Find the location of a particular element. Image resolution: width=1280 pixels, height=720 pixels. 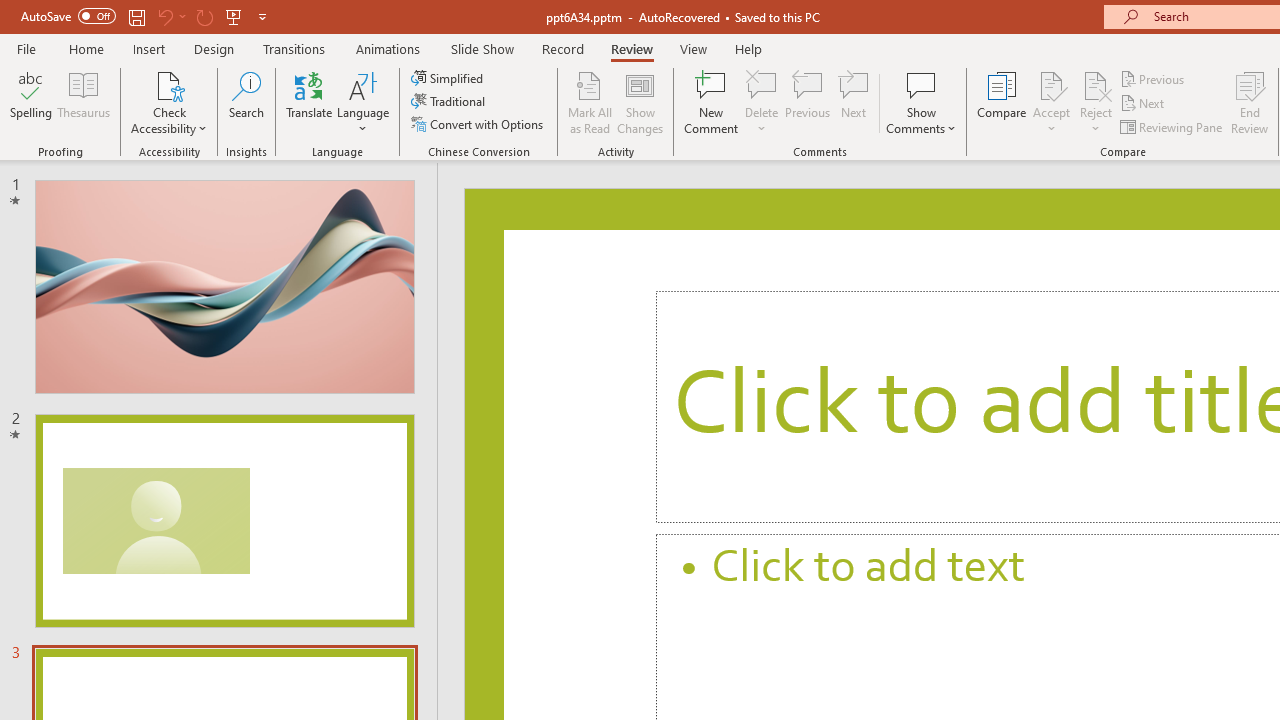

'New Comment' is located at coordinates (711, 103).